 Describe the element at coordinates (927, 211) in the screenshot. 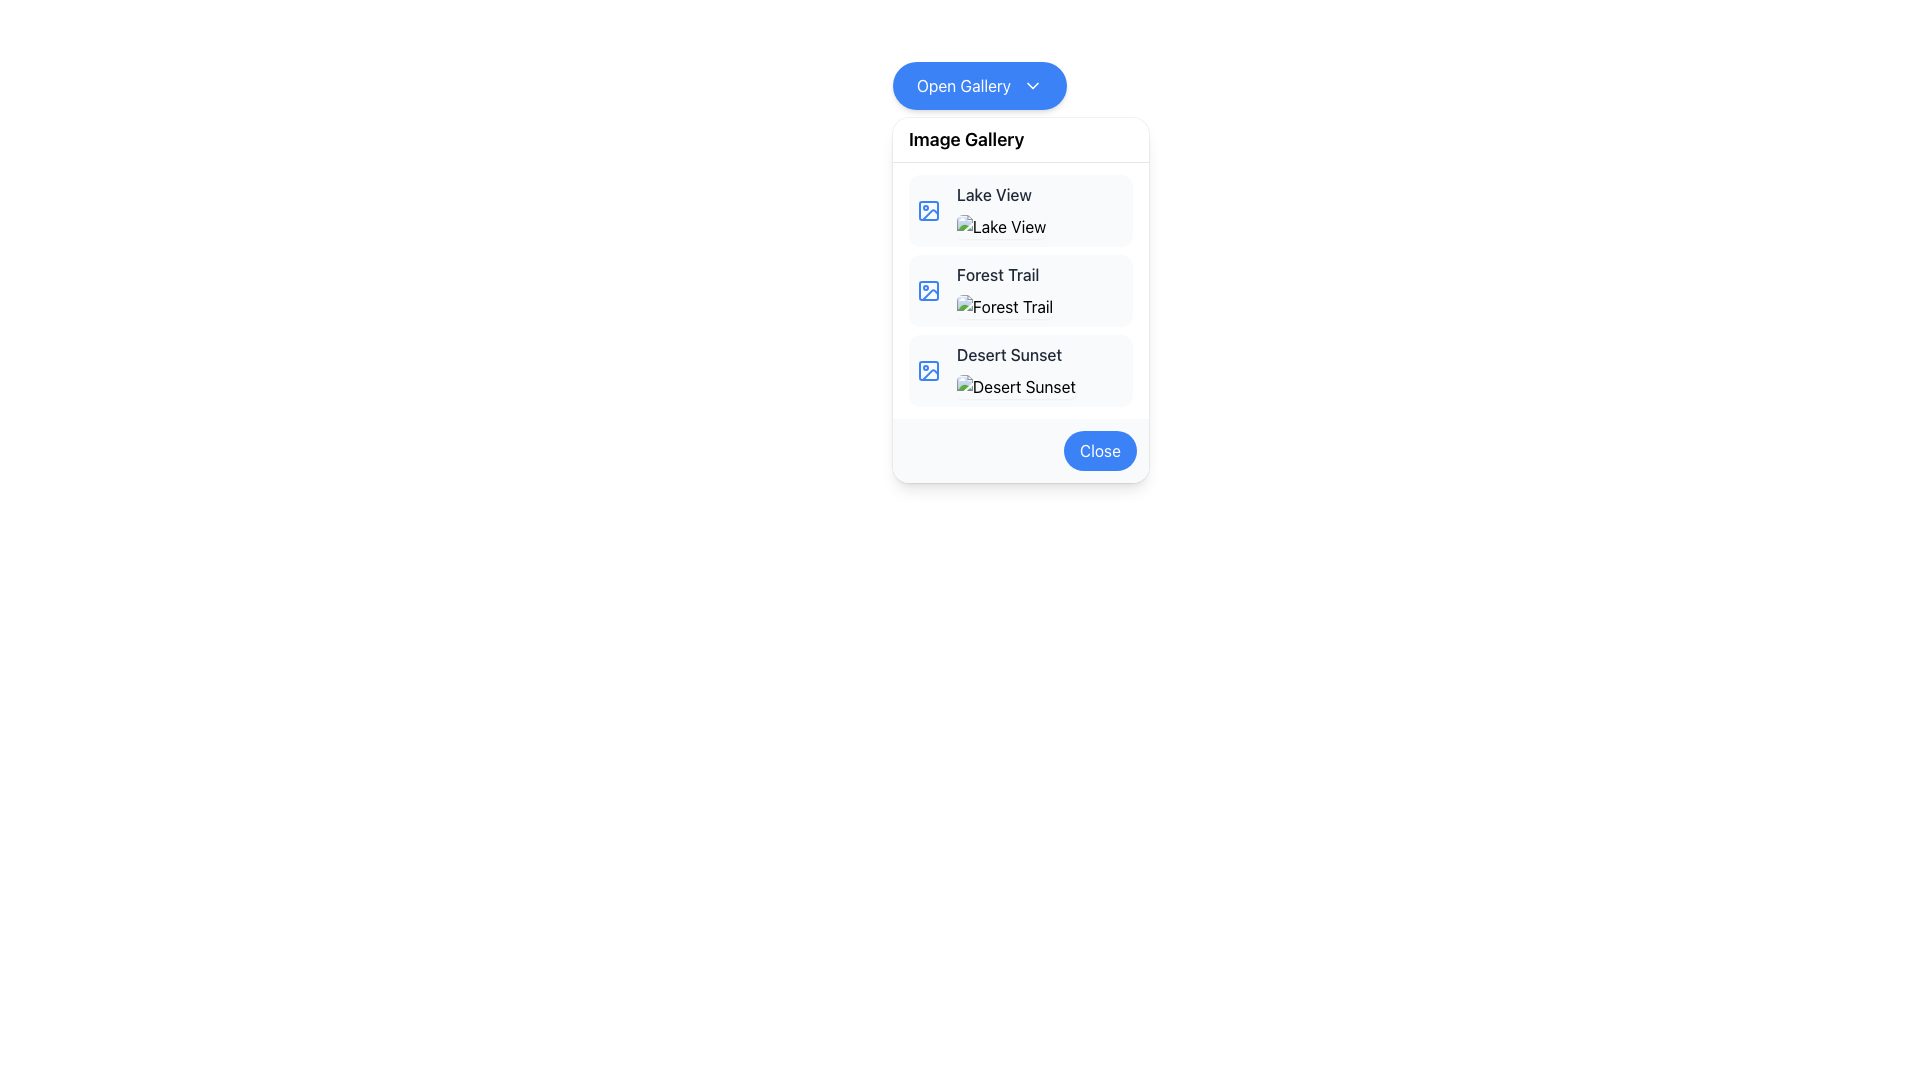

I see `the blue picture frame icon located in the topmost row of the 'Image Gallery' menu next to the text 'Lake View'` at that location.